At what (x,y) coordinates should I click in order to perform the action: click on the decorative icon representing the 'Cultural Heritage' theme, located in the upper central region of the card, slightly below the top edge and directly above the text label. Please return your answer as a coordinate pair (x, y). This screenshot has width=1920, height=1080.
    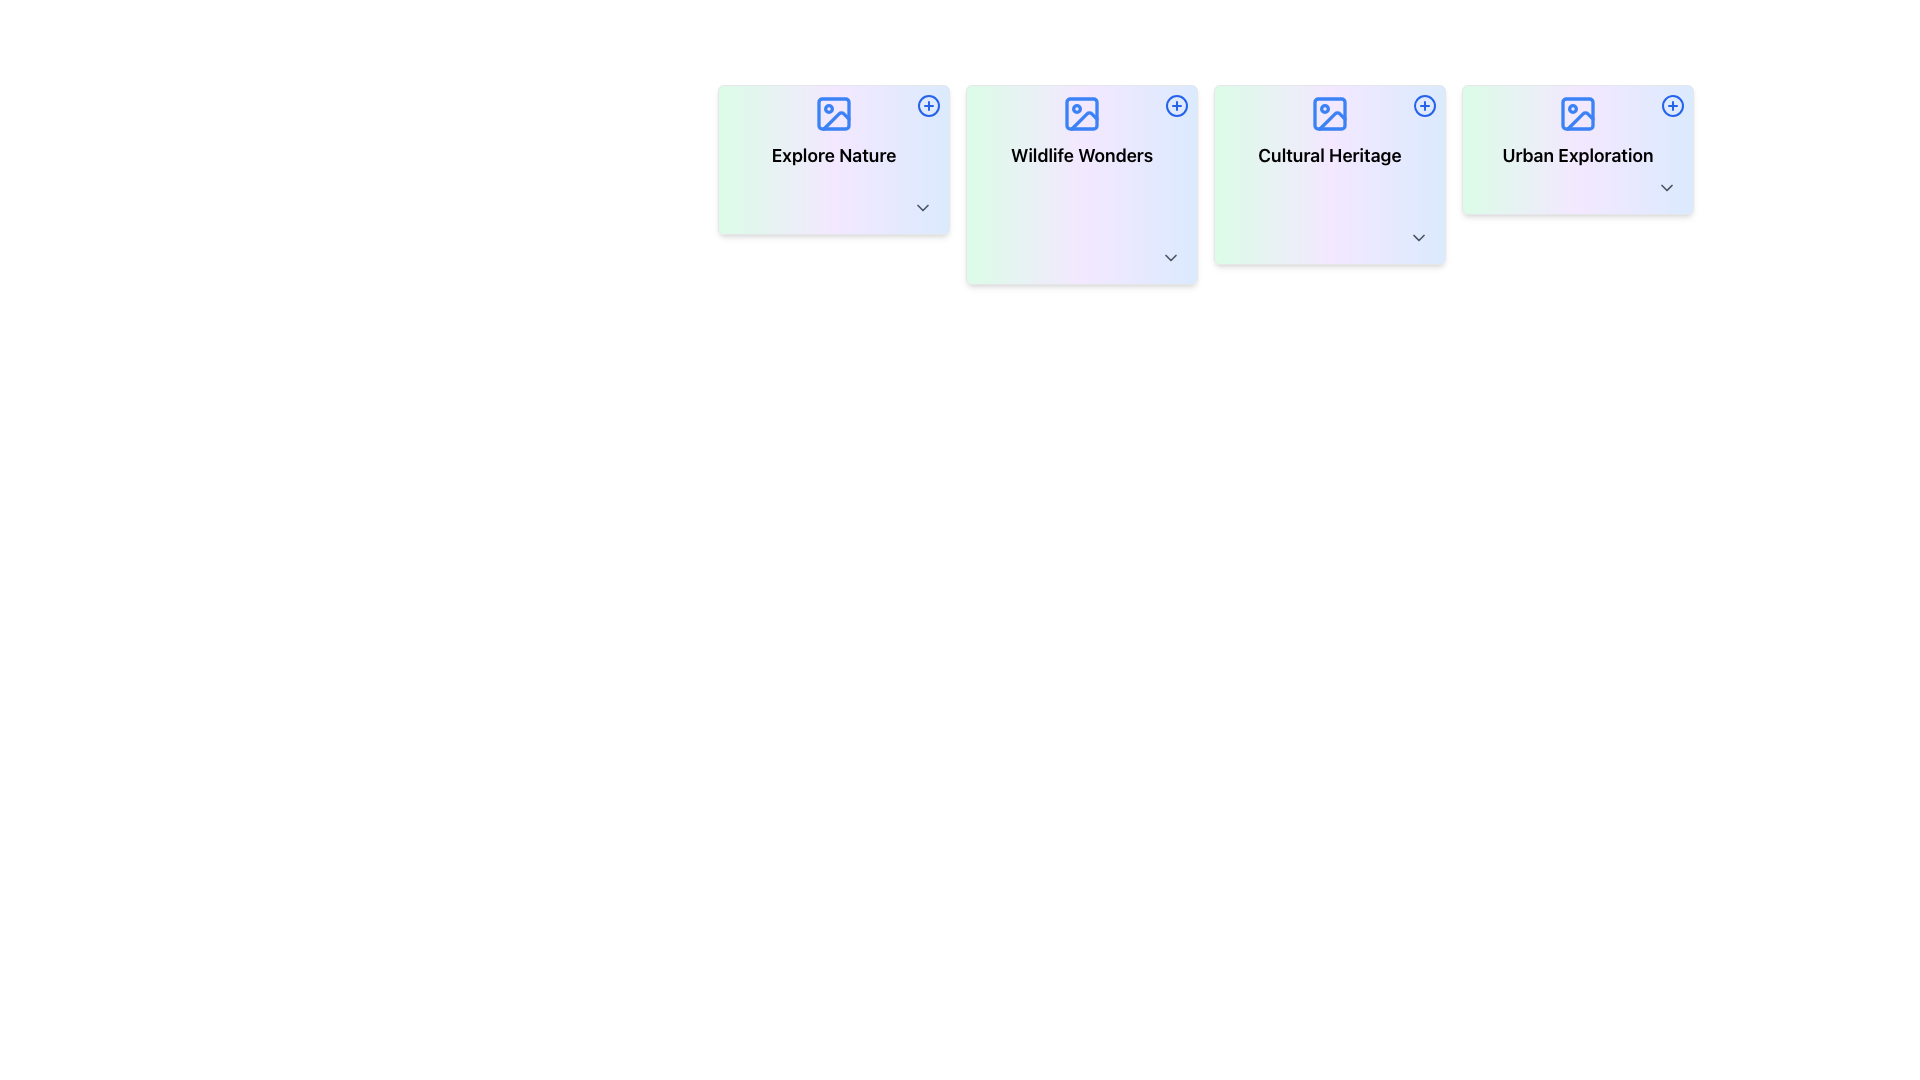
    Looking at the image, I should click on (1329, 114).